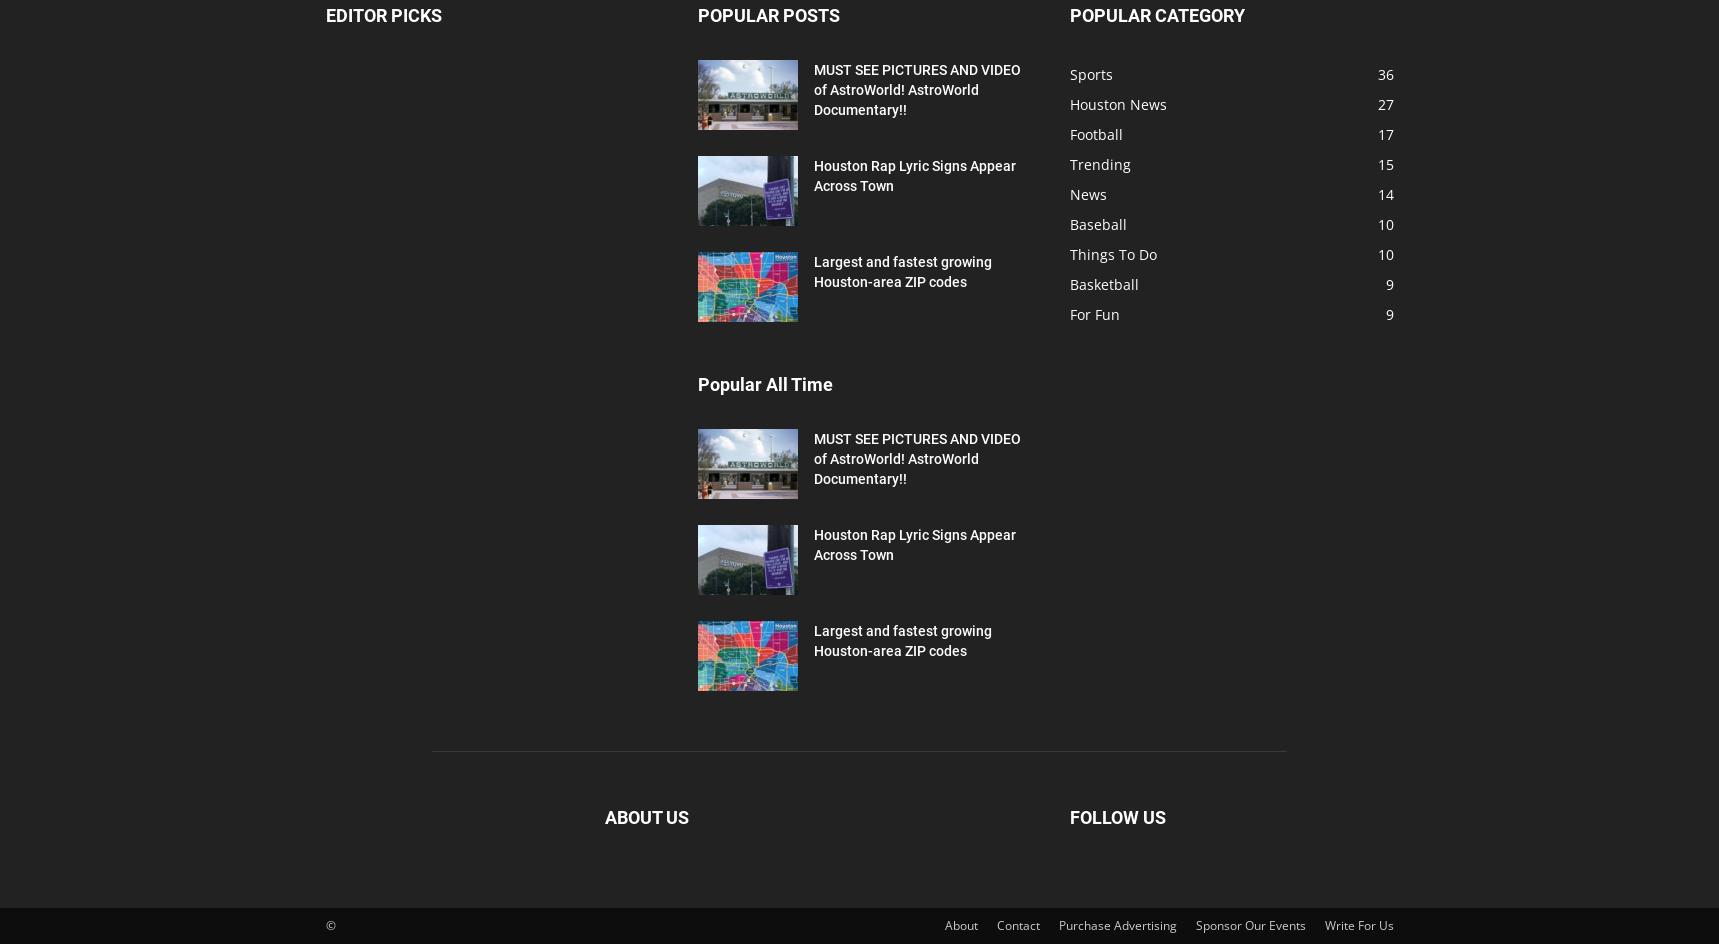 The width and height of the screenshot is (1719, 944). Describe the element at coordinates (381, 15) in the screenshot. I see `'EDITOR PICKS'` at that location.